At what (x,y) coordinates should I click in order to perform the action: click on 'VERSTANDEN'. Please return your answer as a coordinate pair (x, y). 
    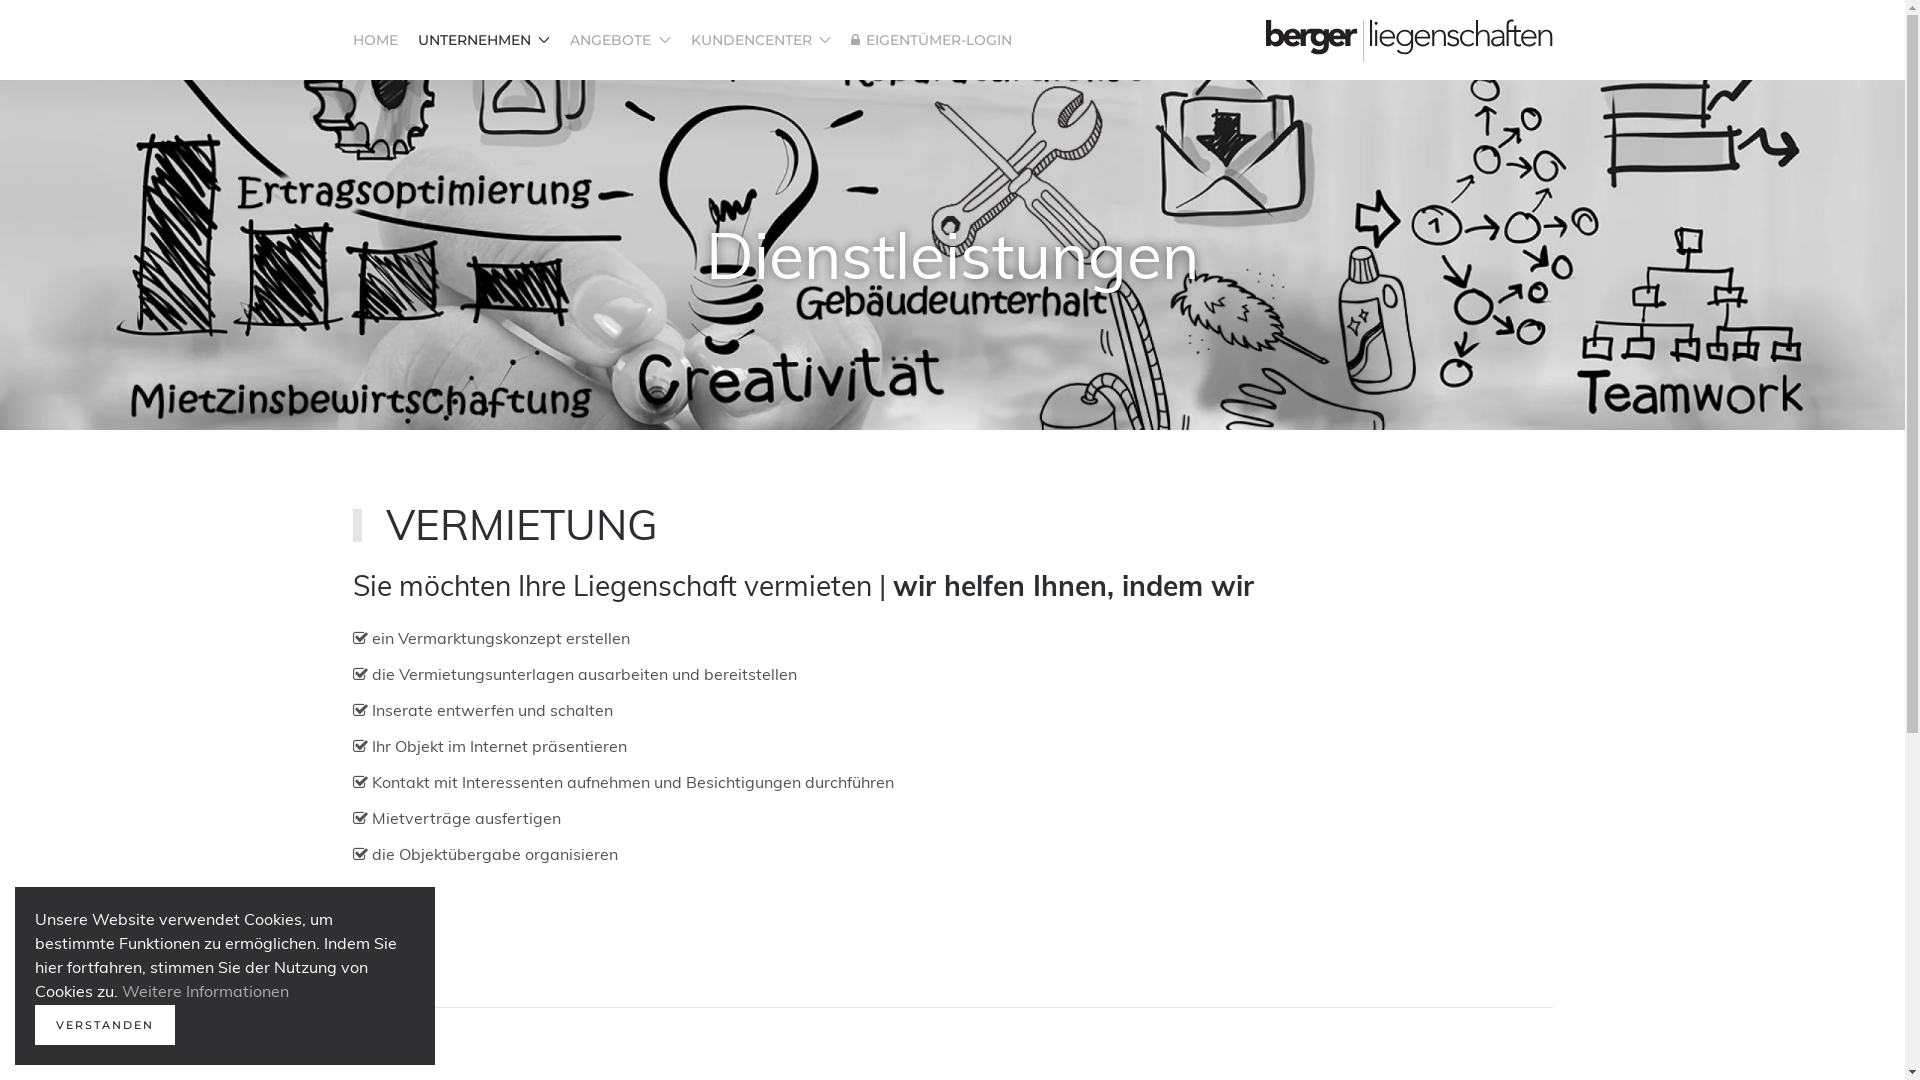
    Looking at the image, I should click on (104, 1025).